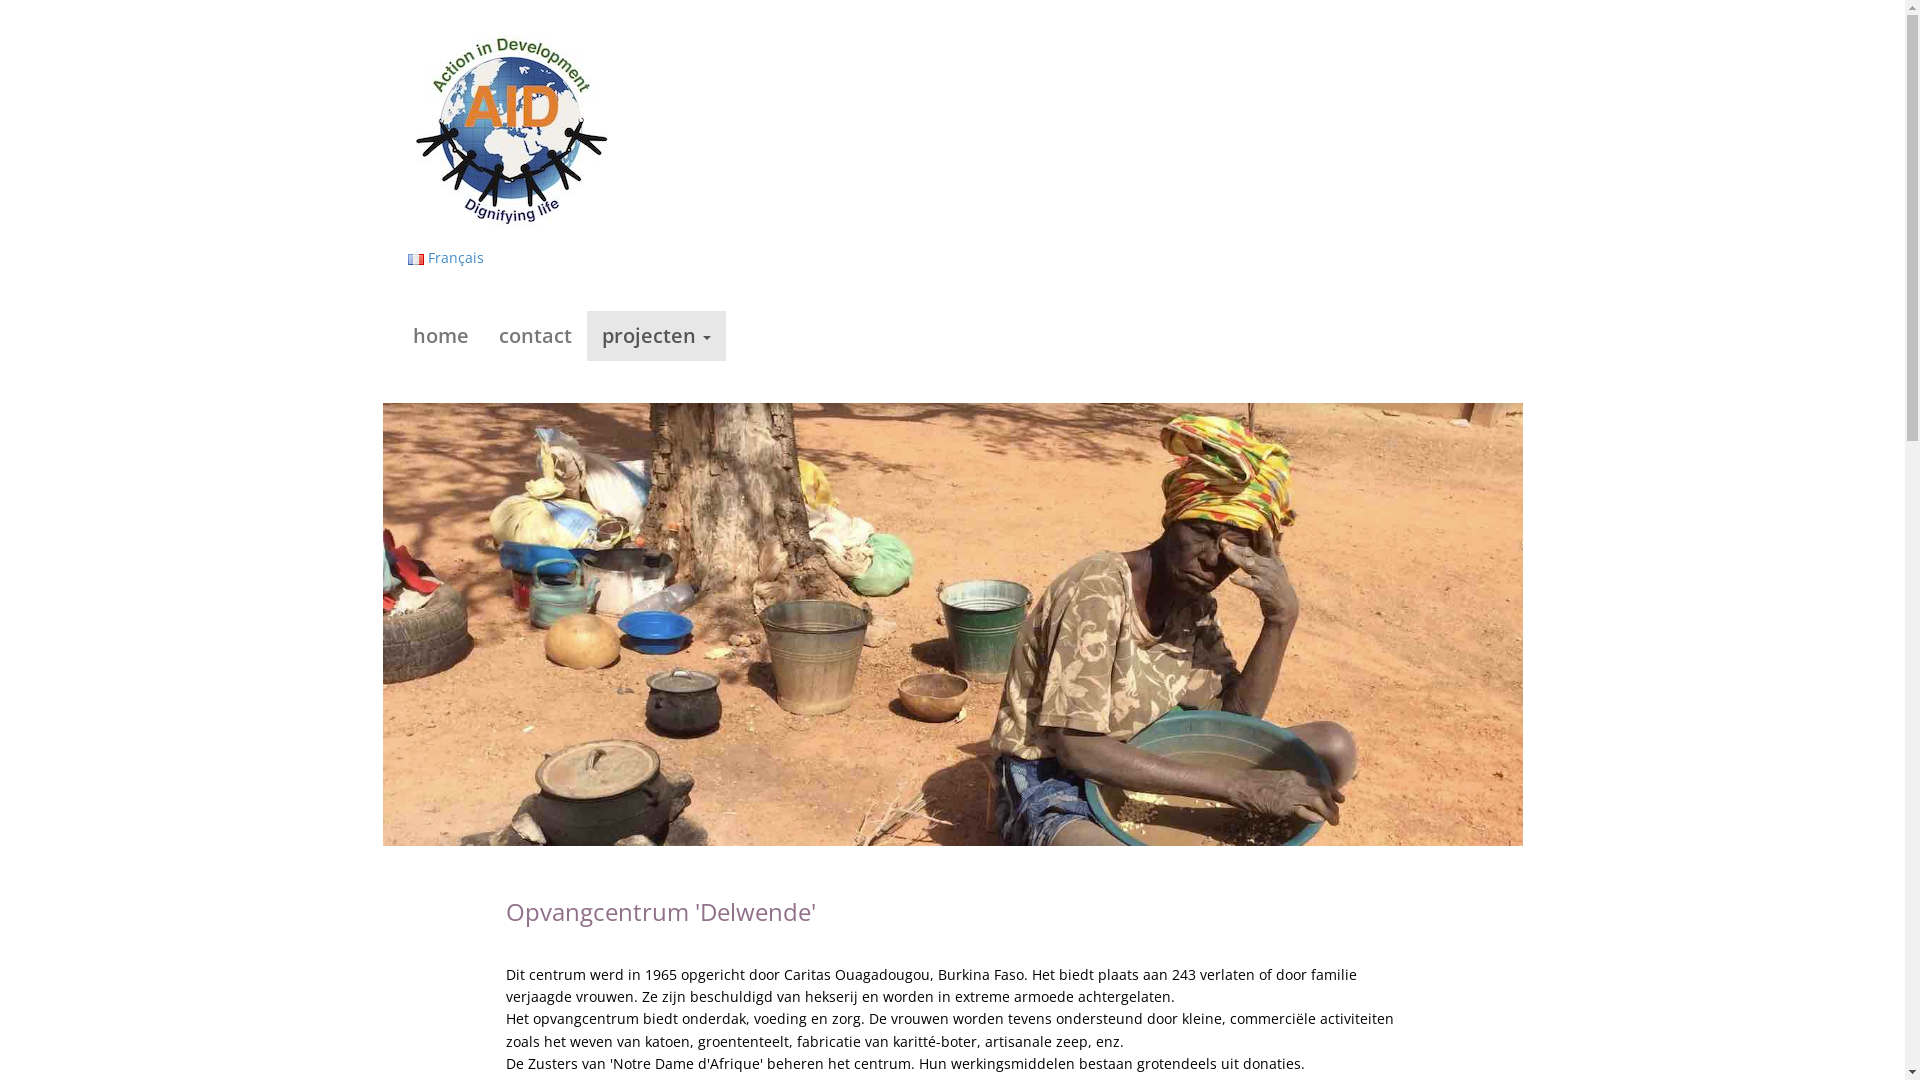 The height and width of the screenshot is (1080, 1920). What do you see at coordinates (440, 334) in the screenshot?
I see `'home'` at bounding box center [440, 334].